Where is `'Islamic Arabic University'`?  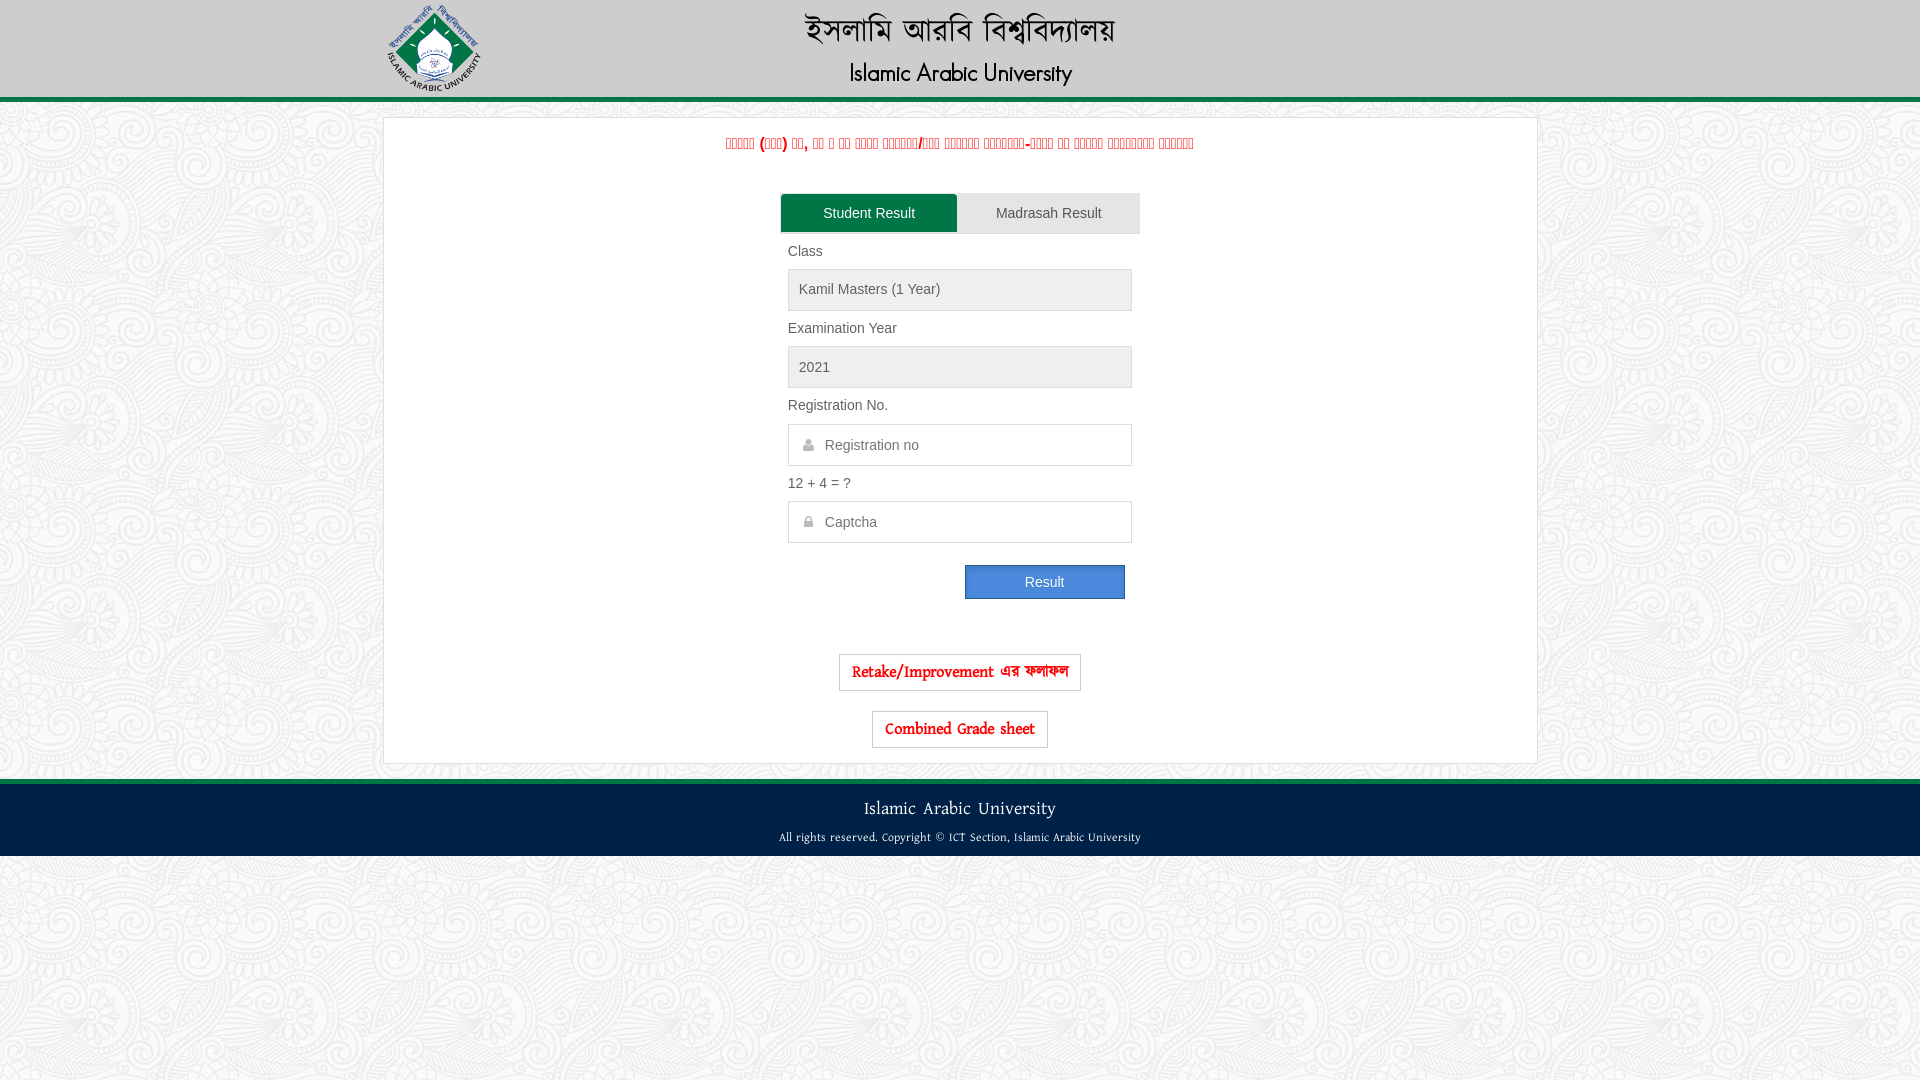 'Islamic Arabic University' is located at coordinates (958, 71).